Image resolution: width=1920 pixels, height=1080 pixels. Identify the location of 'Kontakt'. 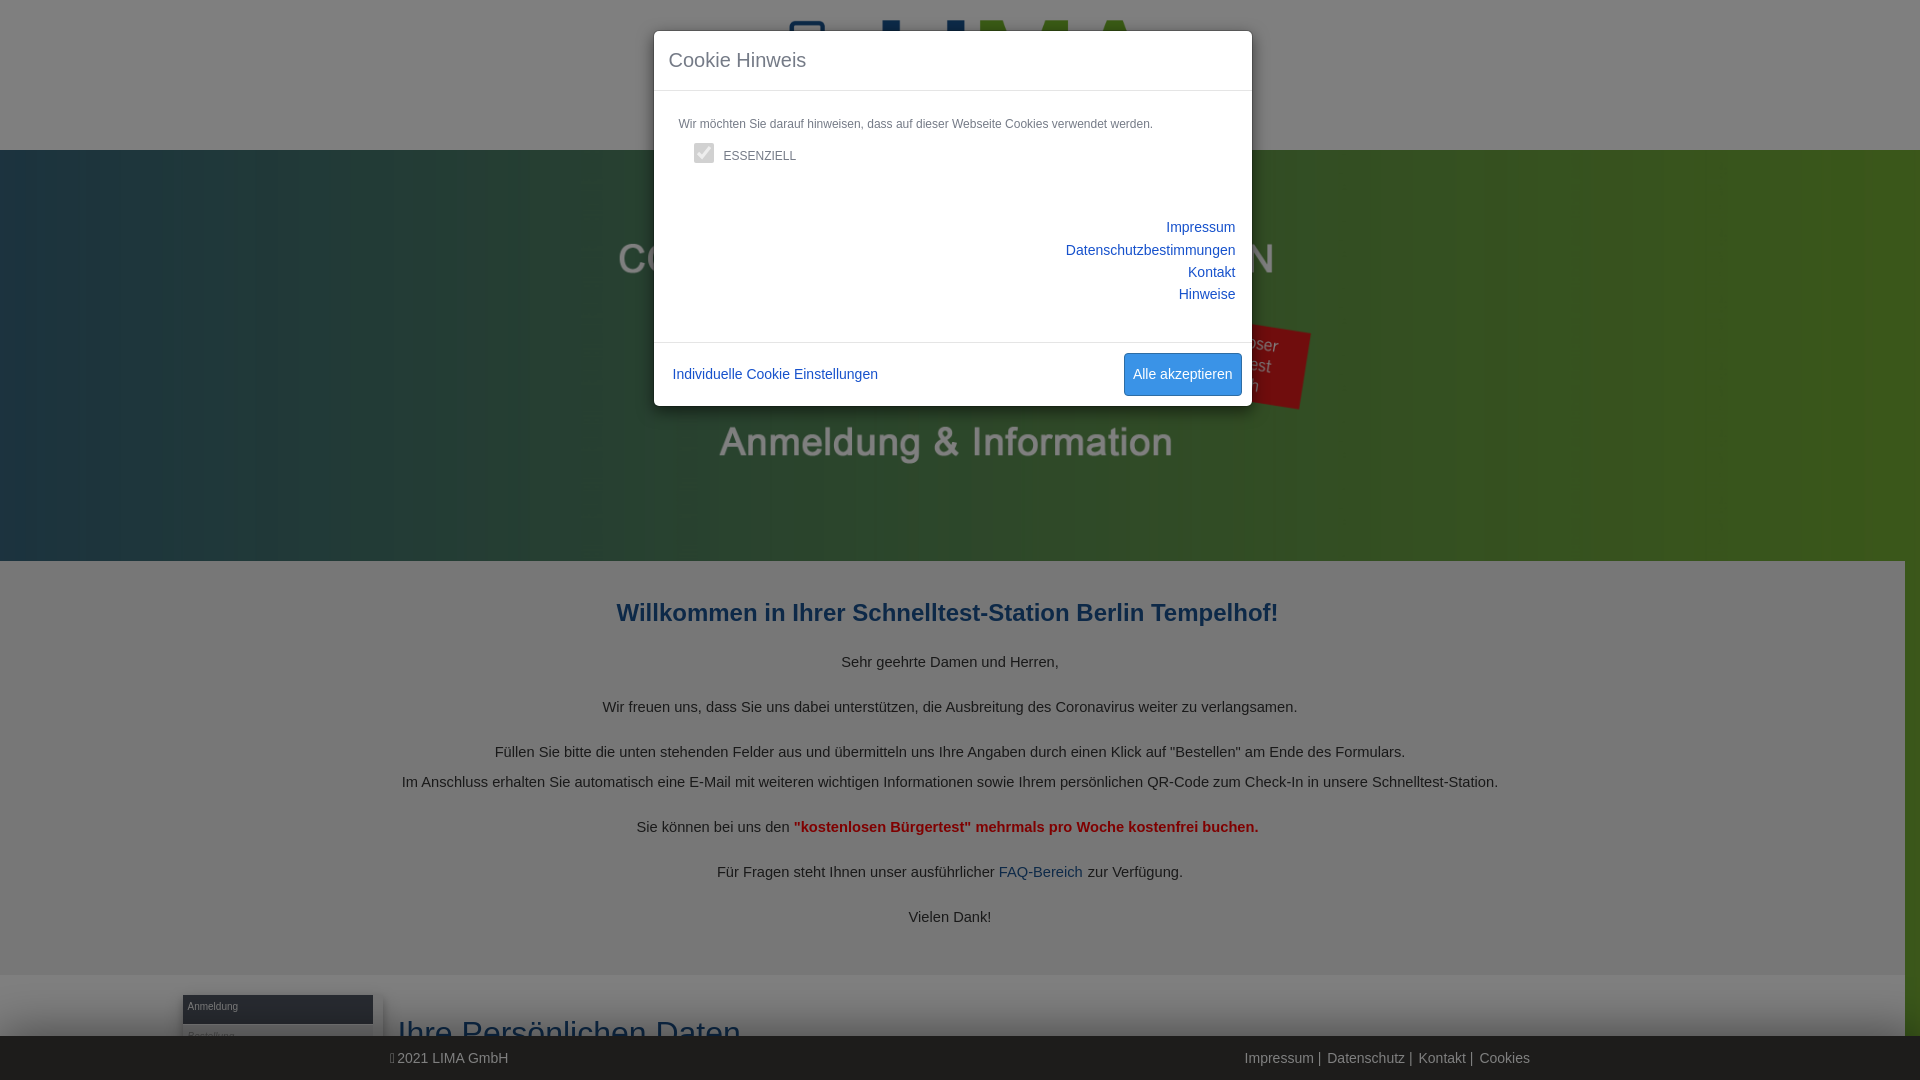
(1441, 1056).